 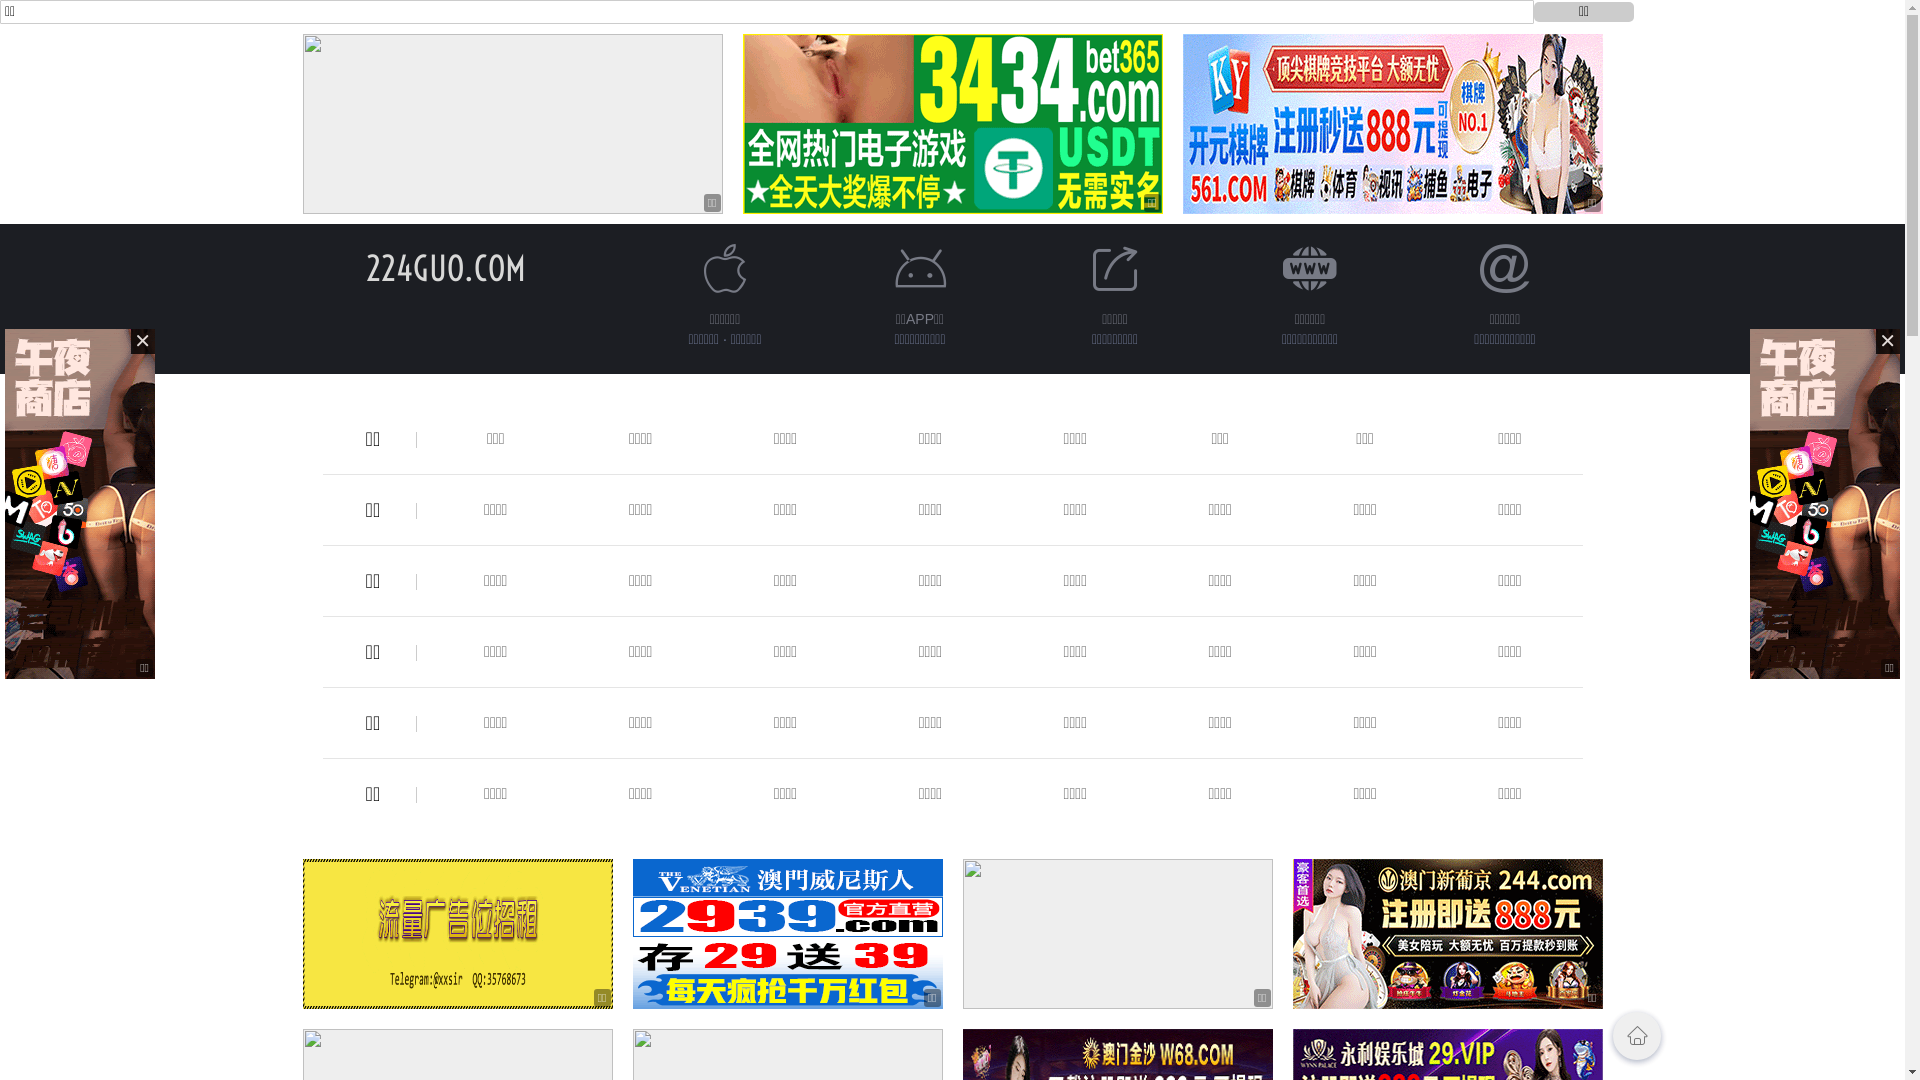 What do you see at coordinates (445, 267) in the screenshot?
I see `'224GUO.COM'` at bounding box center [445, 267].